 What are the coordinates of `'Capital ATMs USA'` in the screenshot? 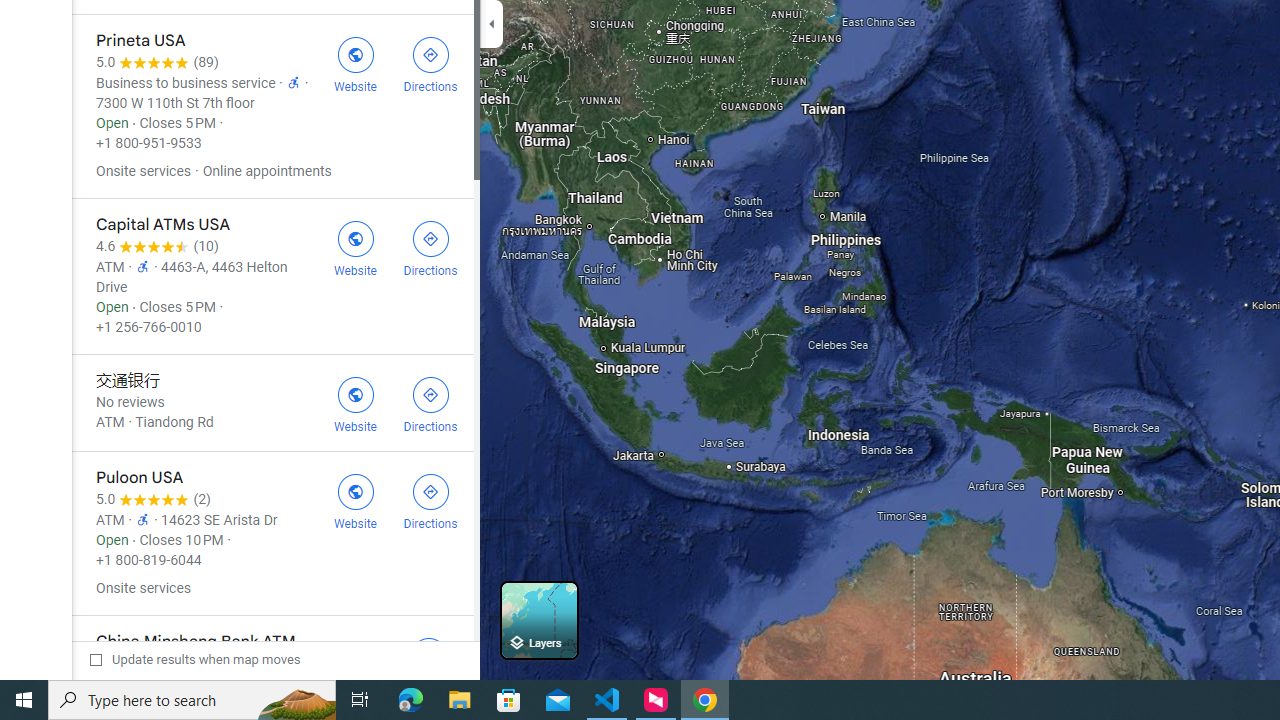 It's located at (271, 276).